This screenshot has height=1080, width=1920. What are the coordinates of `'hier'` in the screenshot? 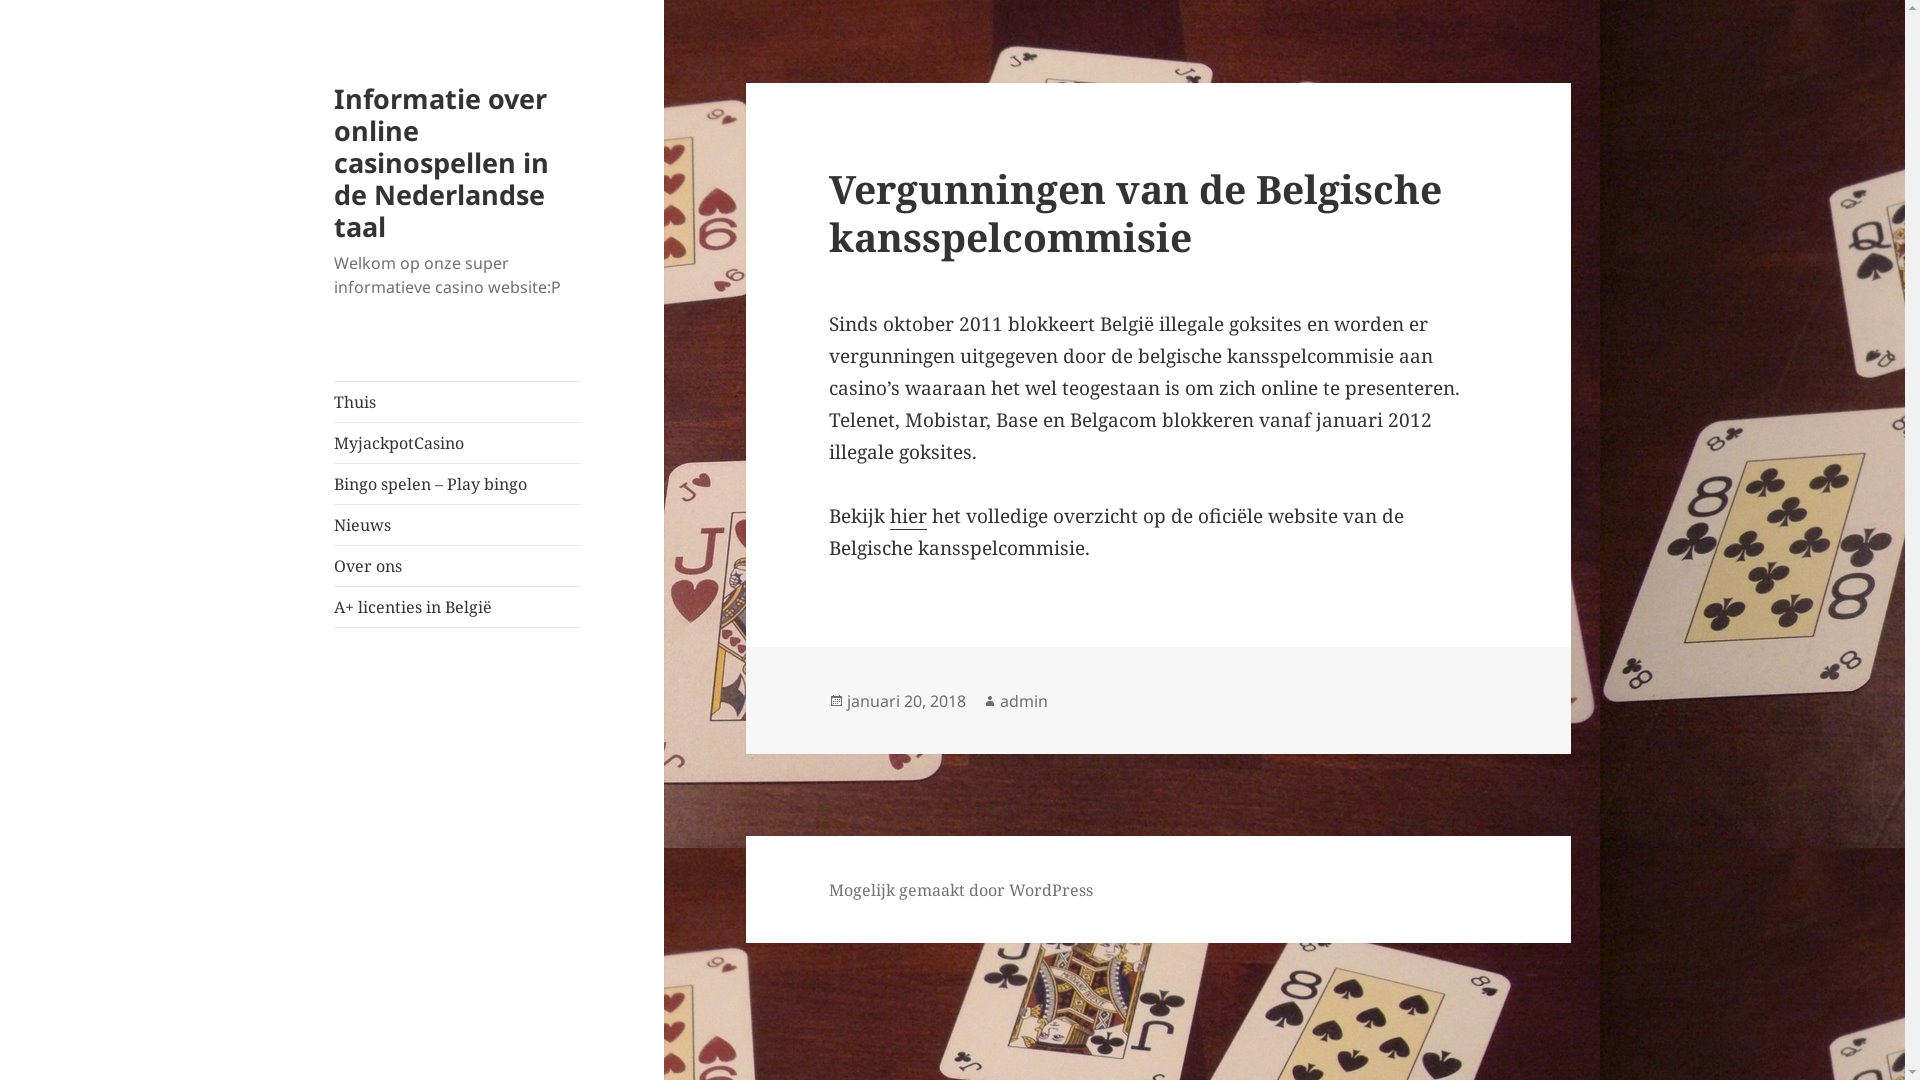 It's located at (907, 515).